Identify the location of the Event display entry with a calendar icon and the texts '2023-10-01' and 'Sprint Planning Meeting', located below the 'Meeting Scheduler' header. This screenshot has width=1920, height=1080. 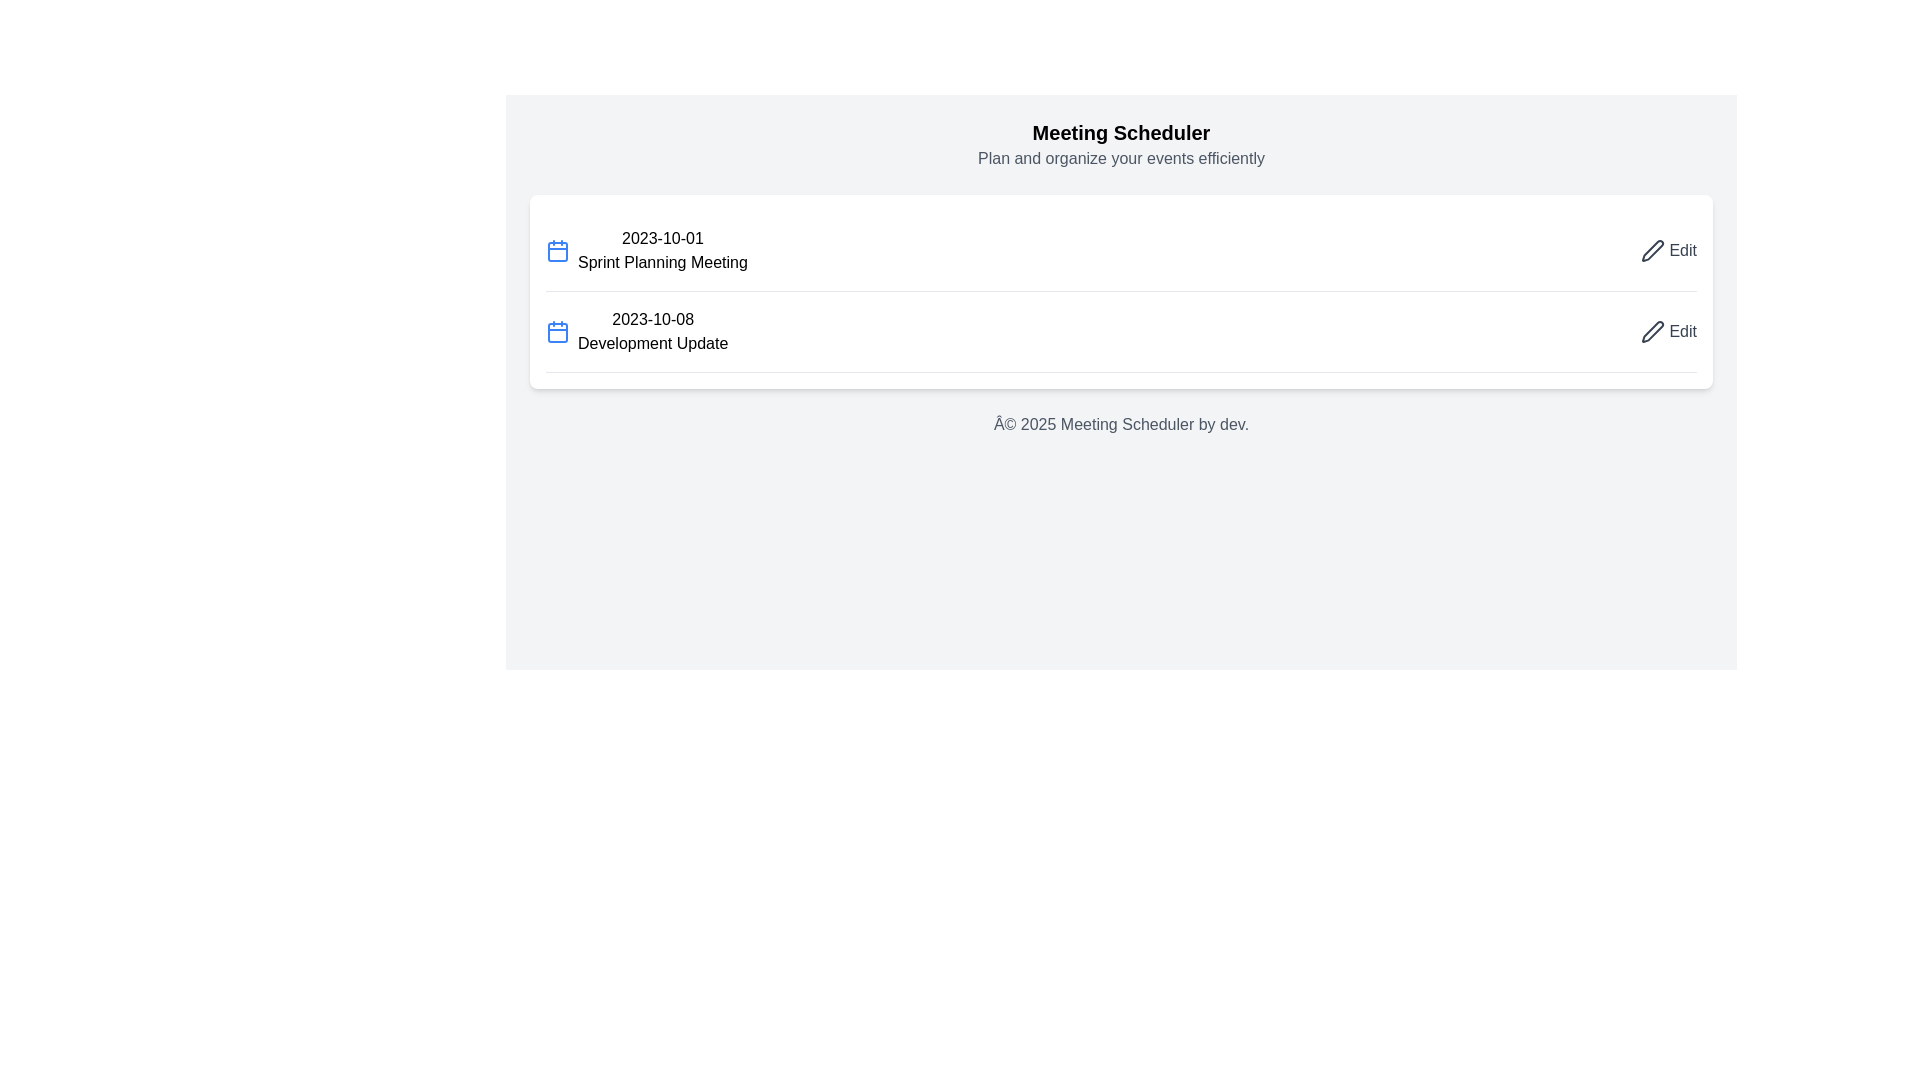
(647, 249).